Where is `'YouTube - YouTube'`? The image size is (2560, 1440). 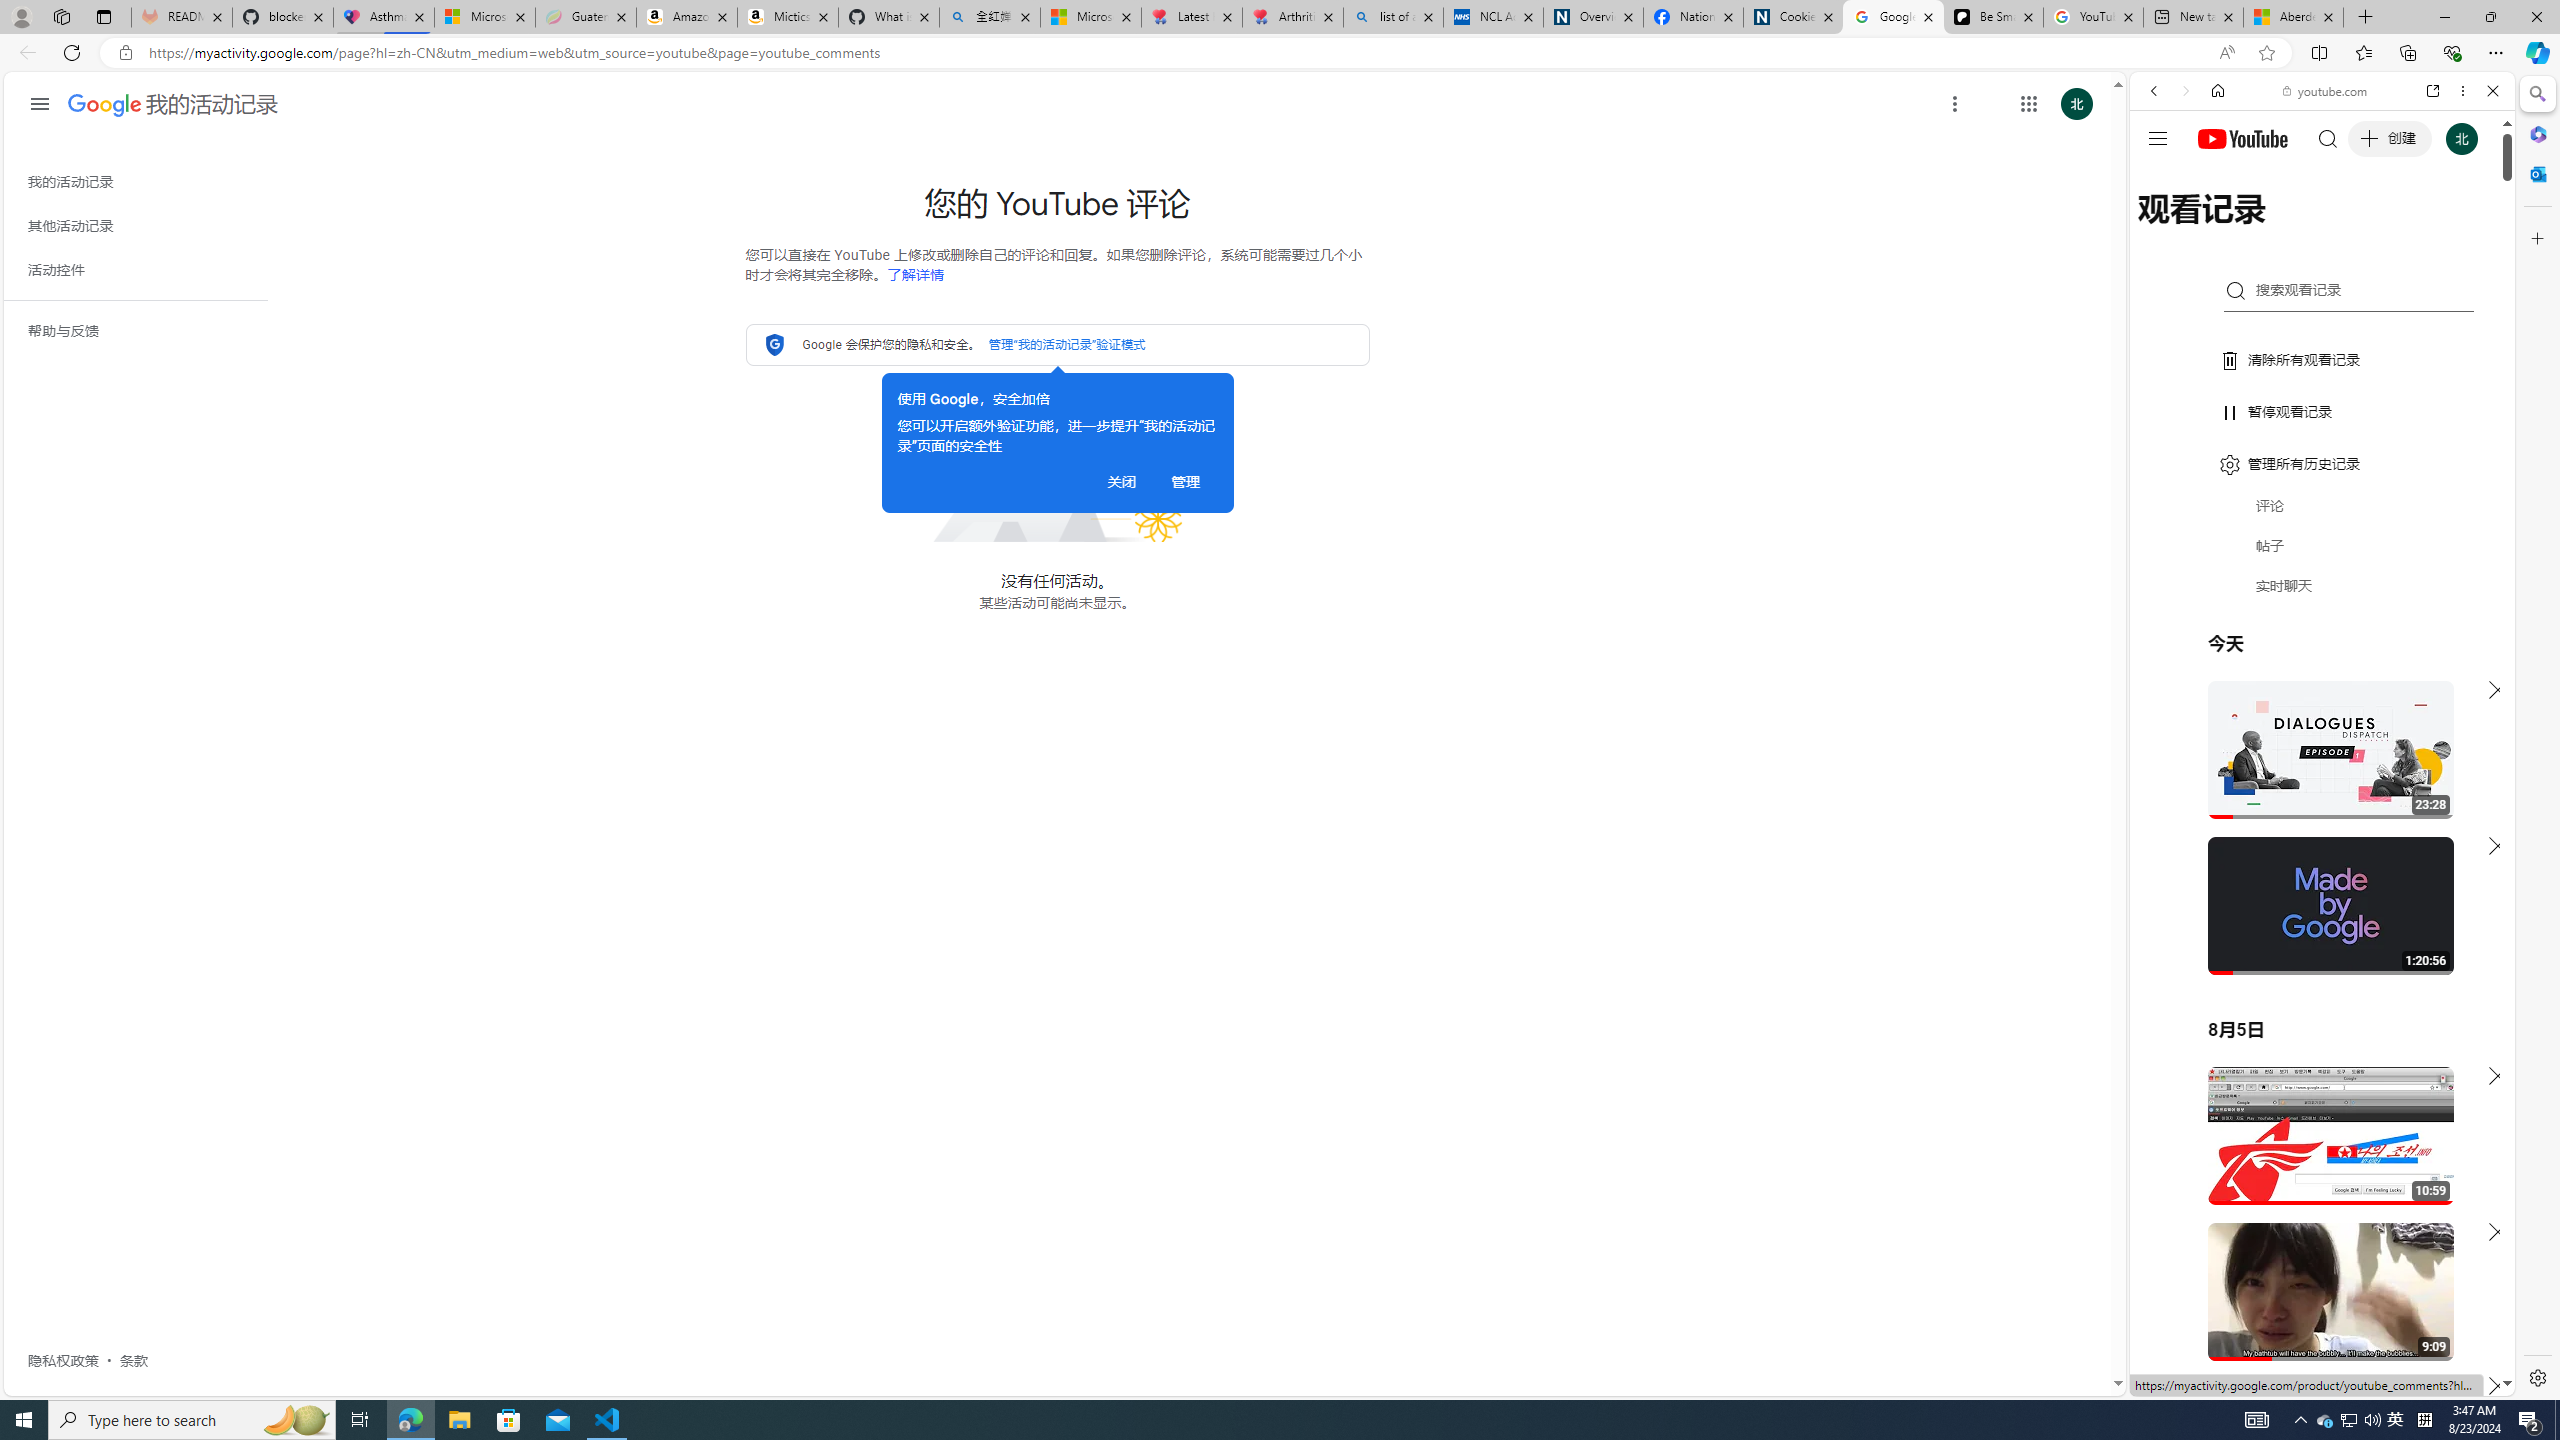 'YouTube - YouTube' is located at coordinates (2314, 985).